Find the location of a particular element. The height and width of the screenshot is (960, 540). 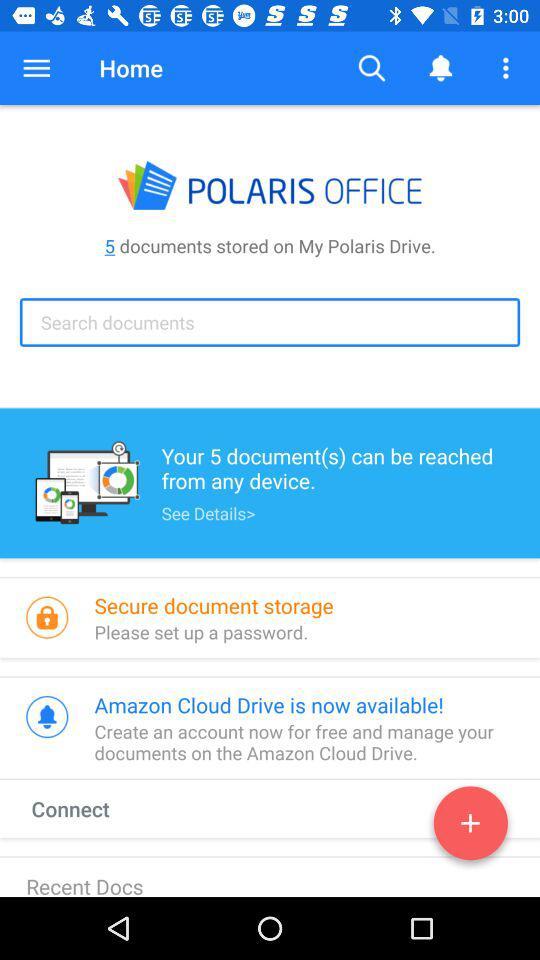

the add icon is located at coordinates (470, 827).